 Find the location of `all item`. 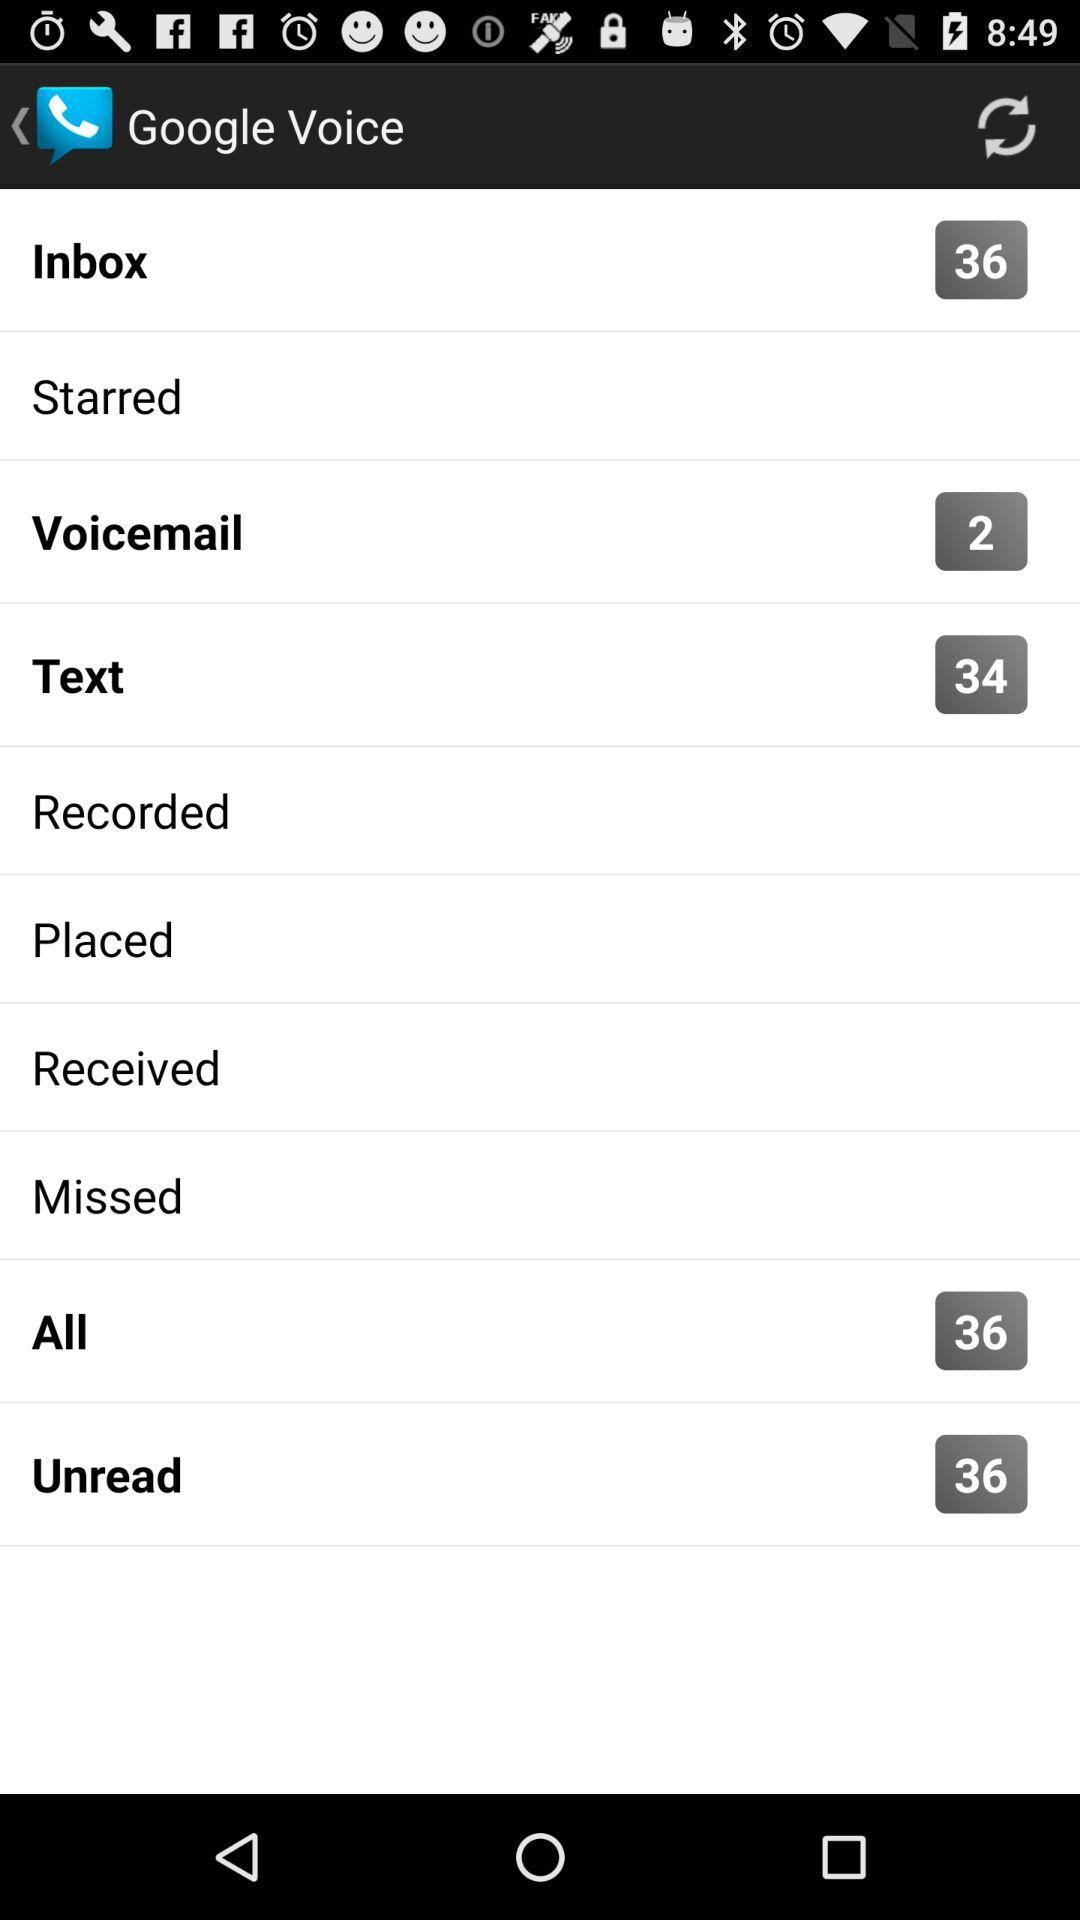

all item is located at coordinates (478, 1330).